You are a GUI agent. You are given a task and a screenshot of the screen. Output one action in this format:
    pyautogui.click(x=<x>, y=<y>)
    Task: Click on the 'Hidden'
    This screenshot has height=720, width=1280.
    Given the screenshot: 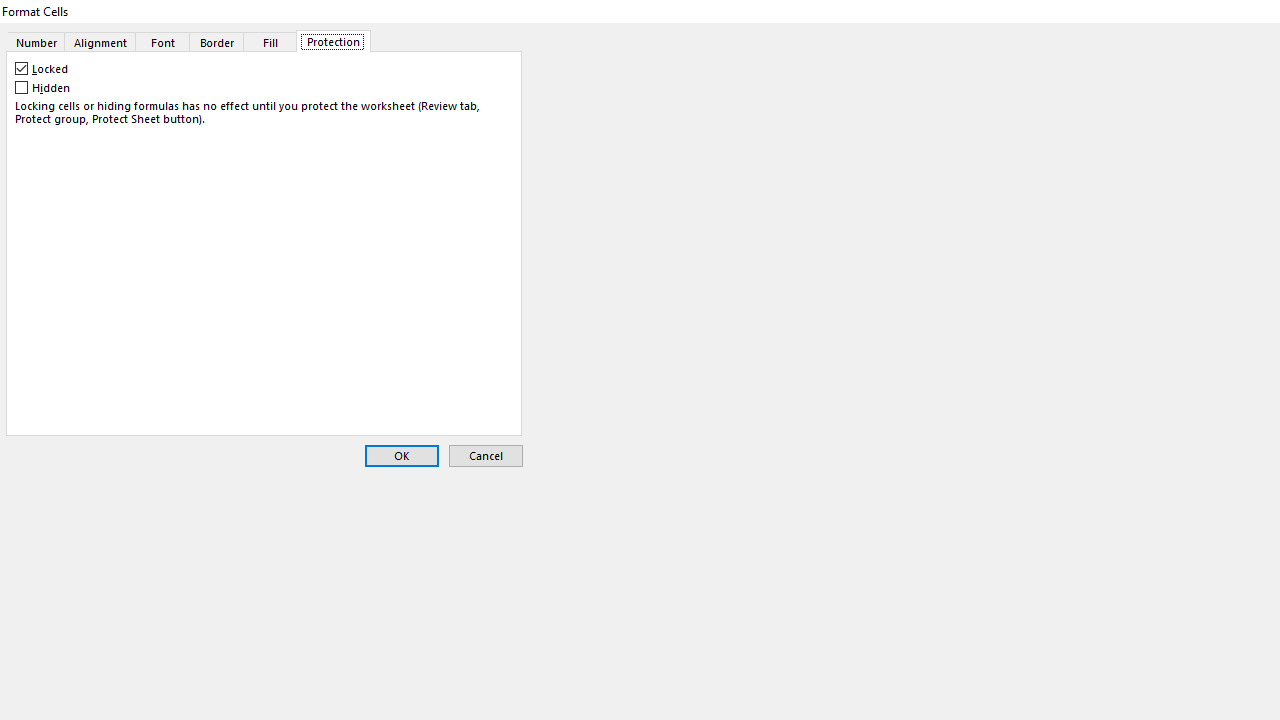 What is the action you would take?
    pyautogui.click(x=44, y=86)
    